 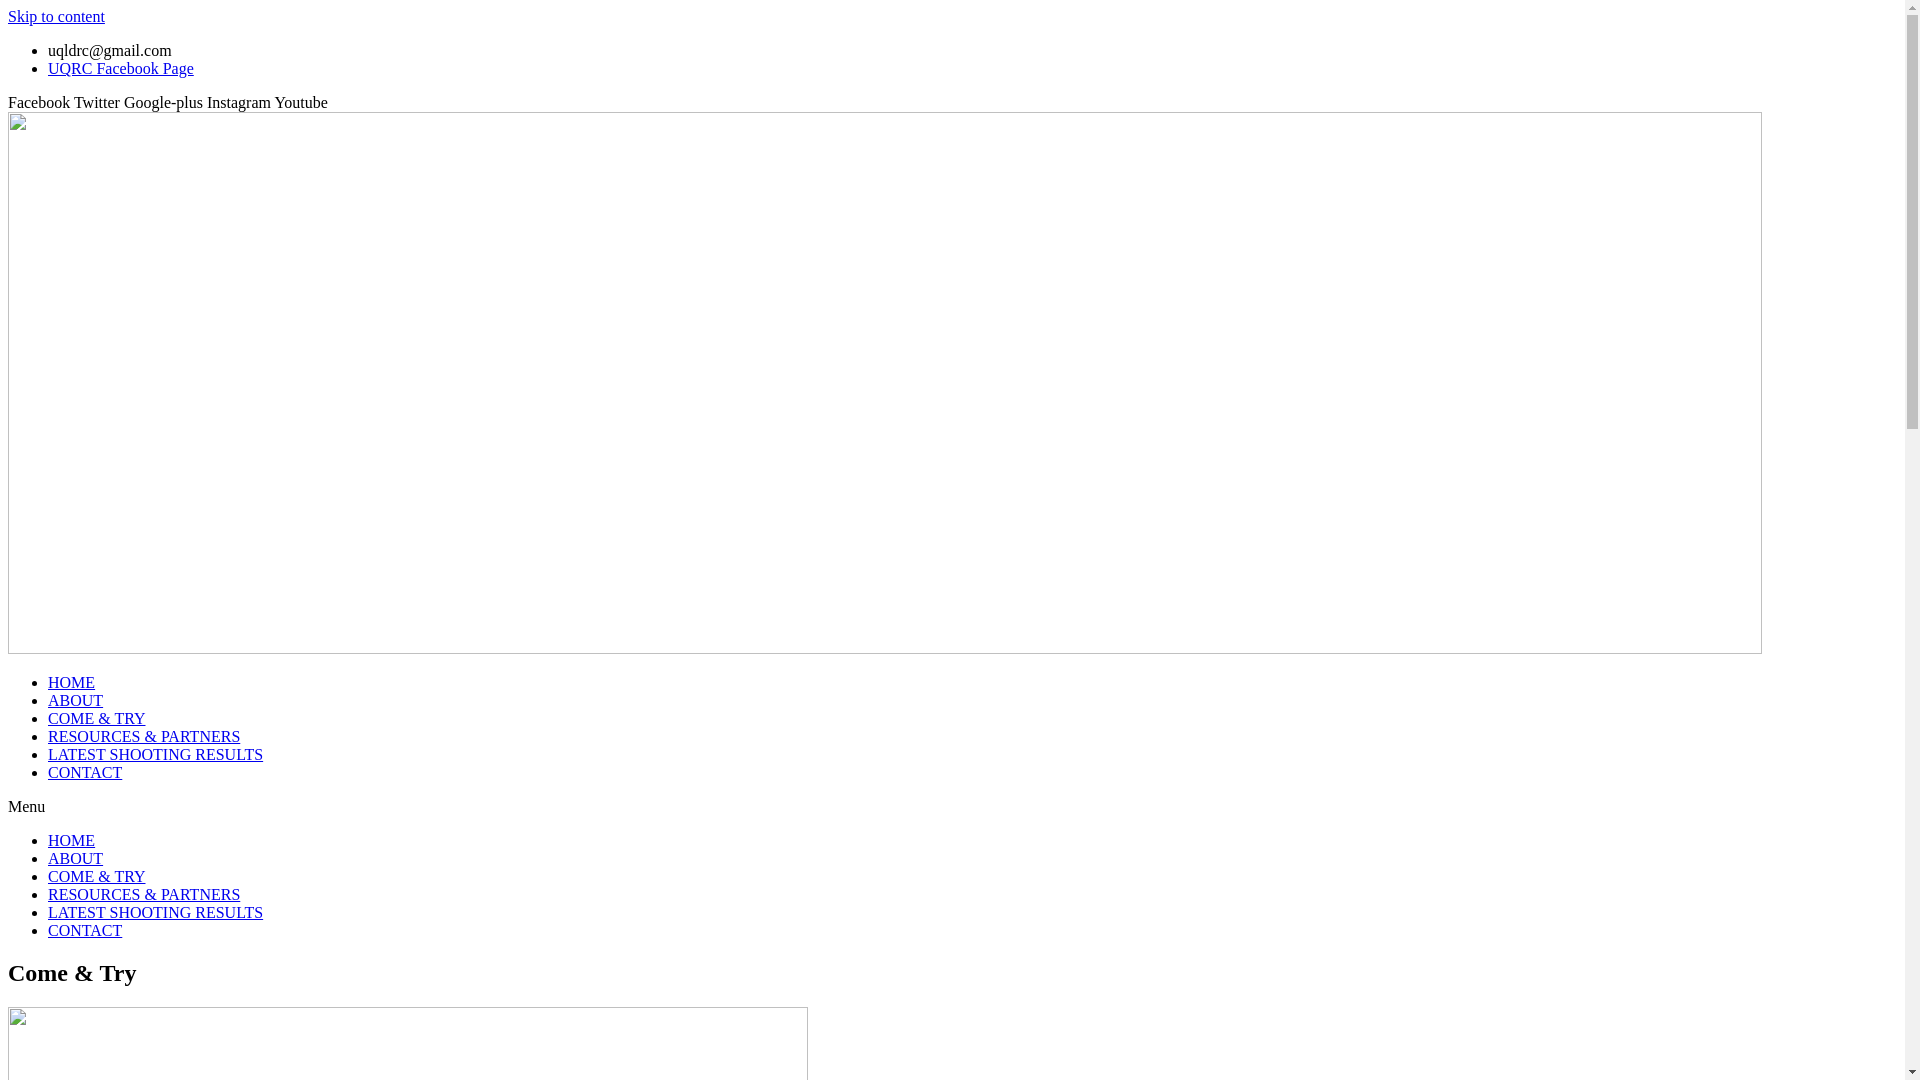 What do you see at coordinates (75, 699) in the screenshot?
I see `'ABOUT'` at bounding box center [75, 699].